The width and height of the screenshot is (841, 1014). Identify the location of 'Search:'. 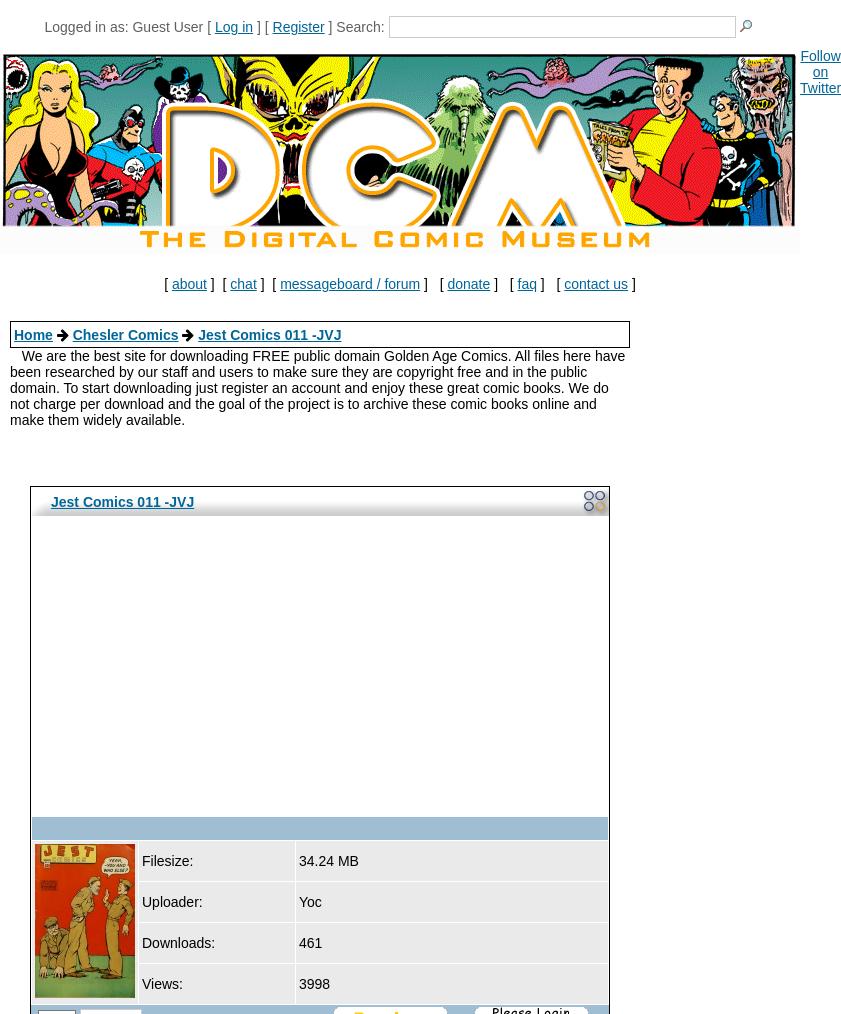
(360, 25).